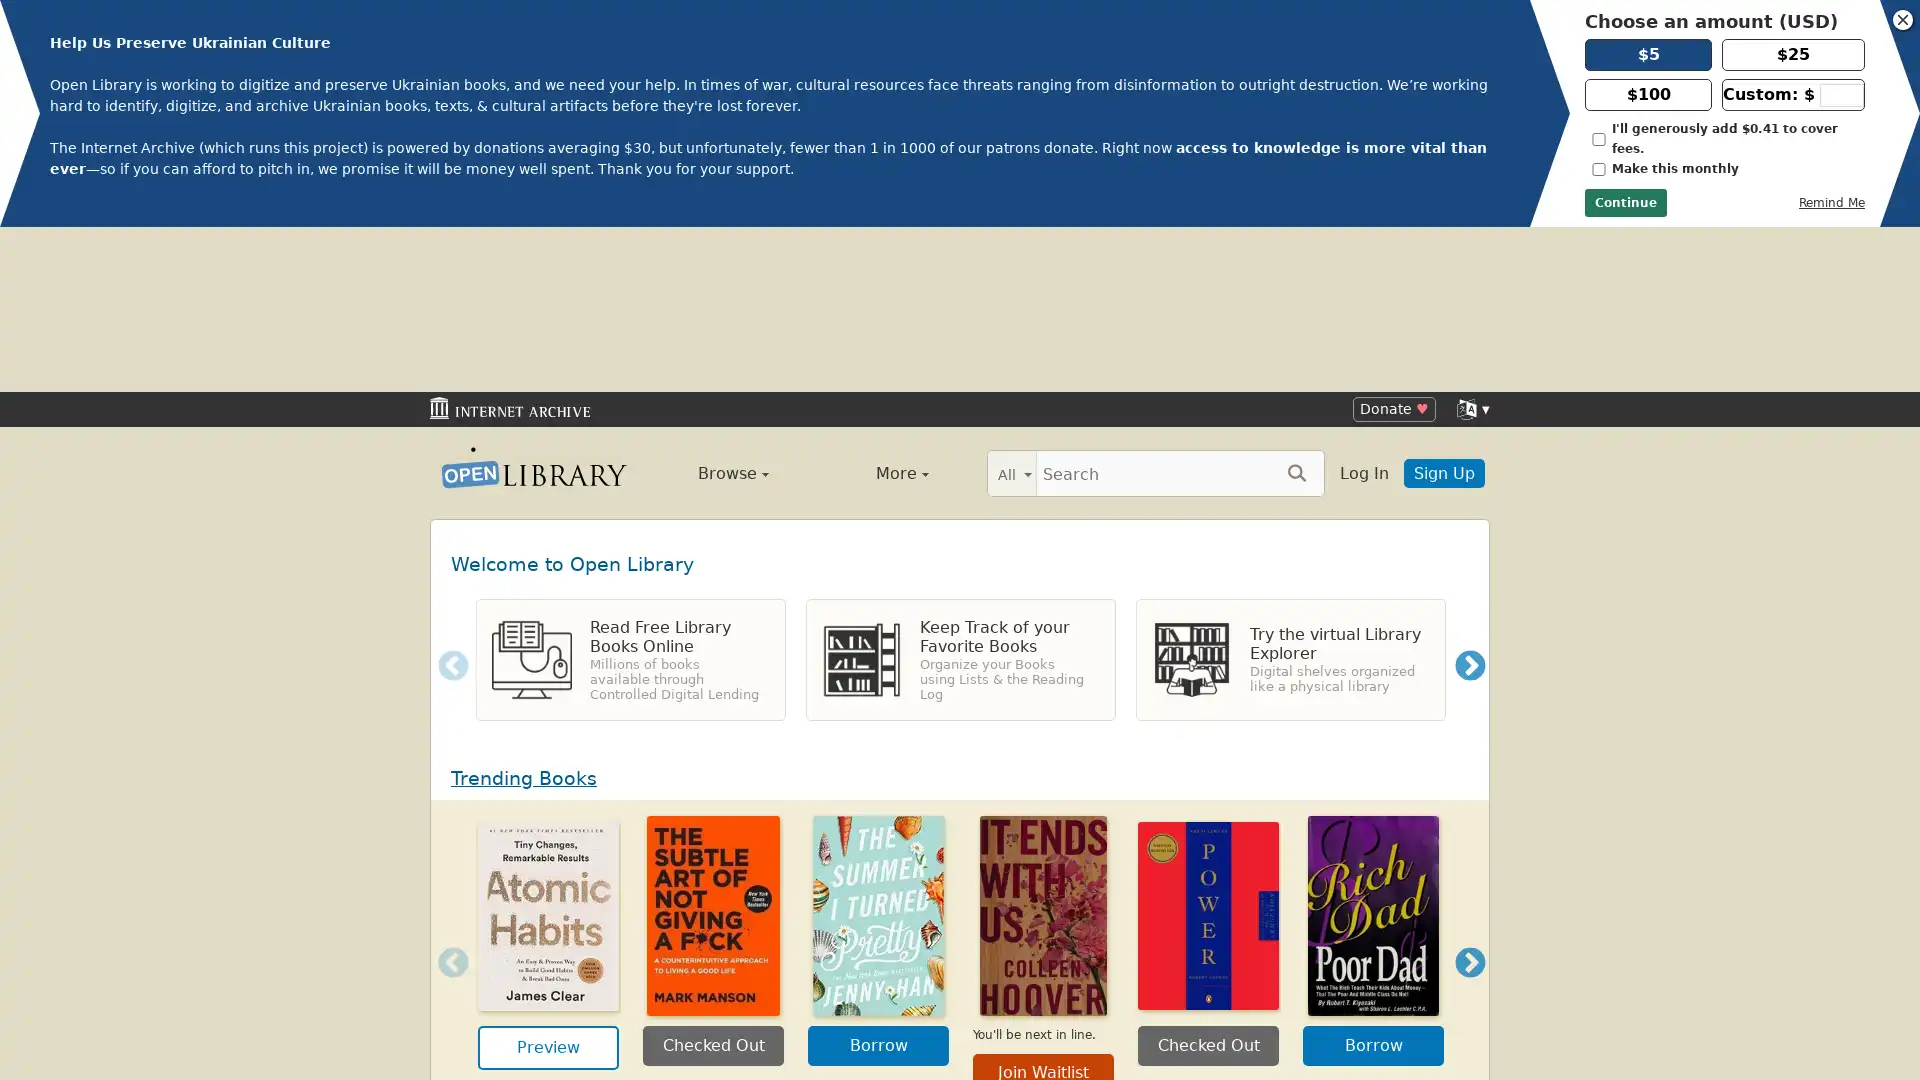  Describe the element at coordinates (1470, 797) in the screenshot. I see `Next` at that location.